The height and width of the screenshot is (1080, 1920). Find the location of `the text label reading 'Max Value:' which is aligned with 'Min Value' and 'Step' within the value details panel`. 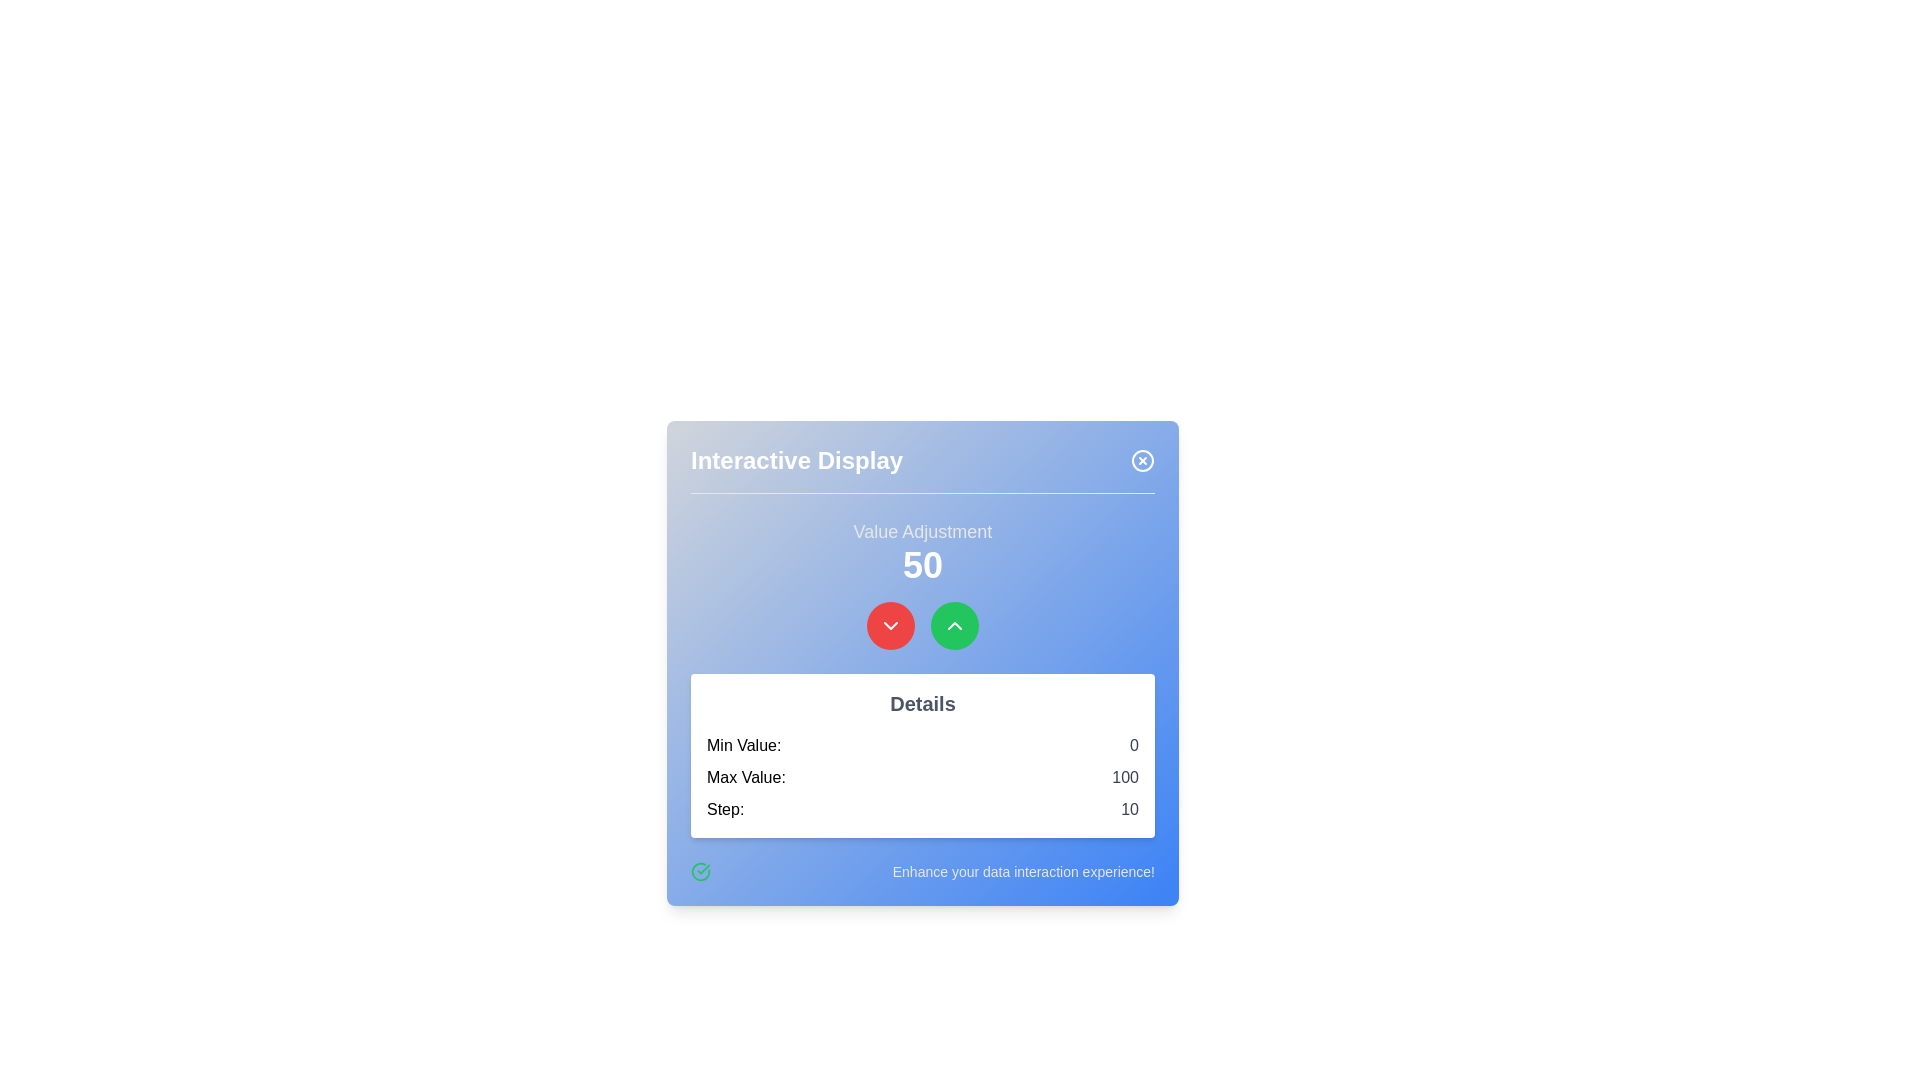

the text label reading 'Max Value:' which is aligned with 'Min Value' and 'Step' within the value details panel is located at coordinates (745, 777).